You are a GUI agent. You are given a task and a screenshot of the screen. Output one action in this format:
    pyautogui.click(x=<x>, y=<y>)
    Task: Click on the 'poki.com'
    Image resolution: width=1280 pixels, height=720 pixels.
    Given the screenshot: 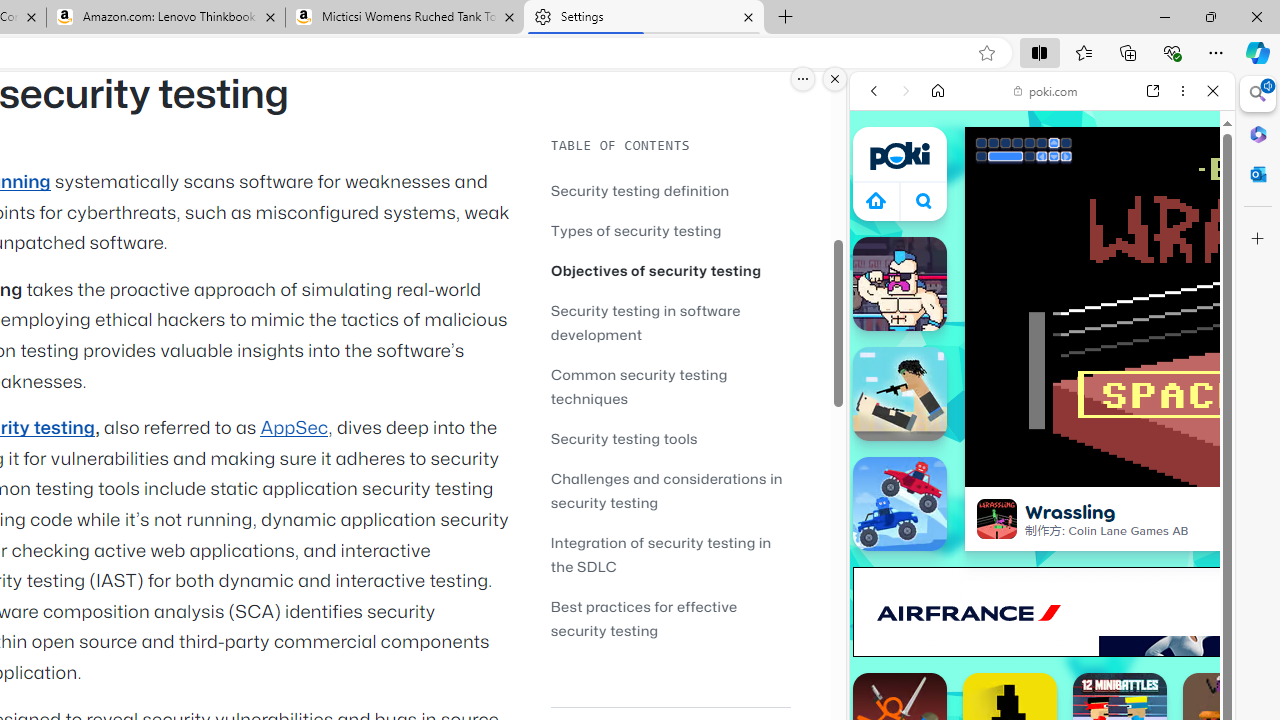 What is the action you would take?
    pyautogui.click(x=1045, y=91)
    